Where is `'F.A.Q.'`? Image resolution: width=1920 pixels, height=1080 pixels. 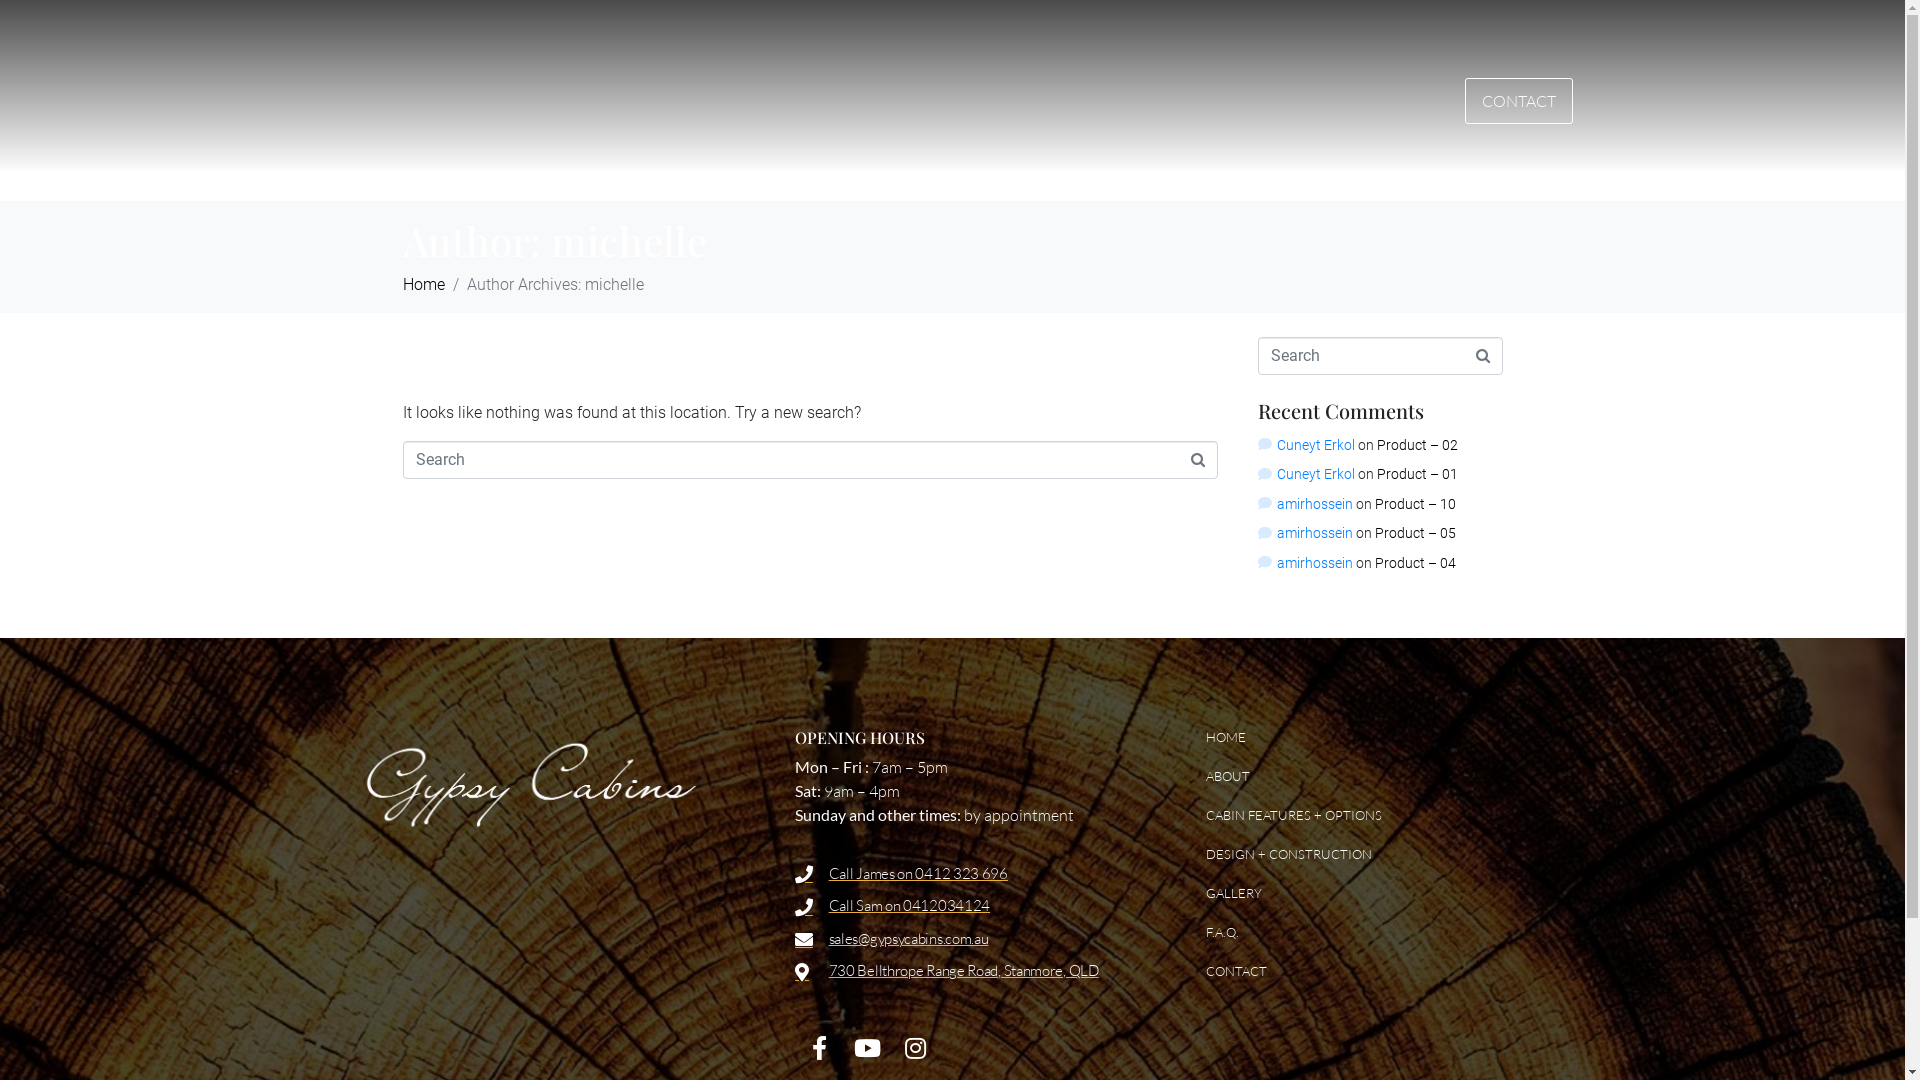
'F.A.Q.' is located at coordinates (1204, 932).